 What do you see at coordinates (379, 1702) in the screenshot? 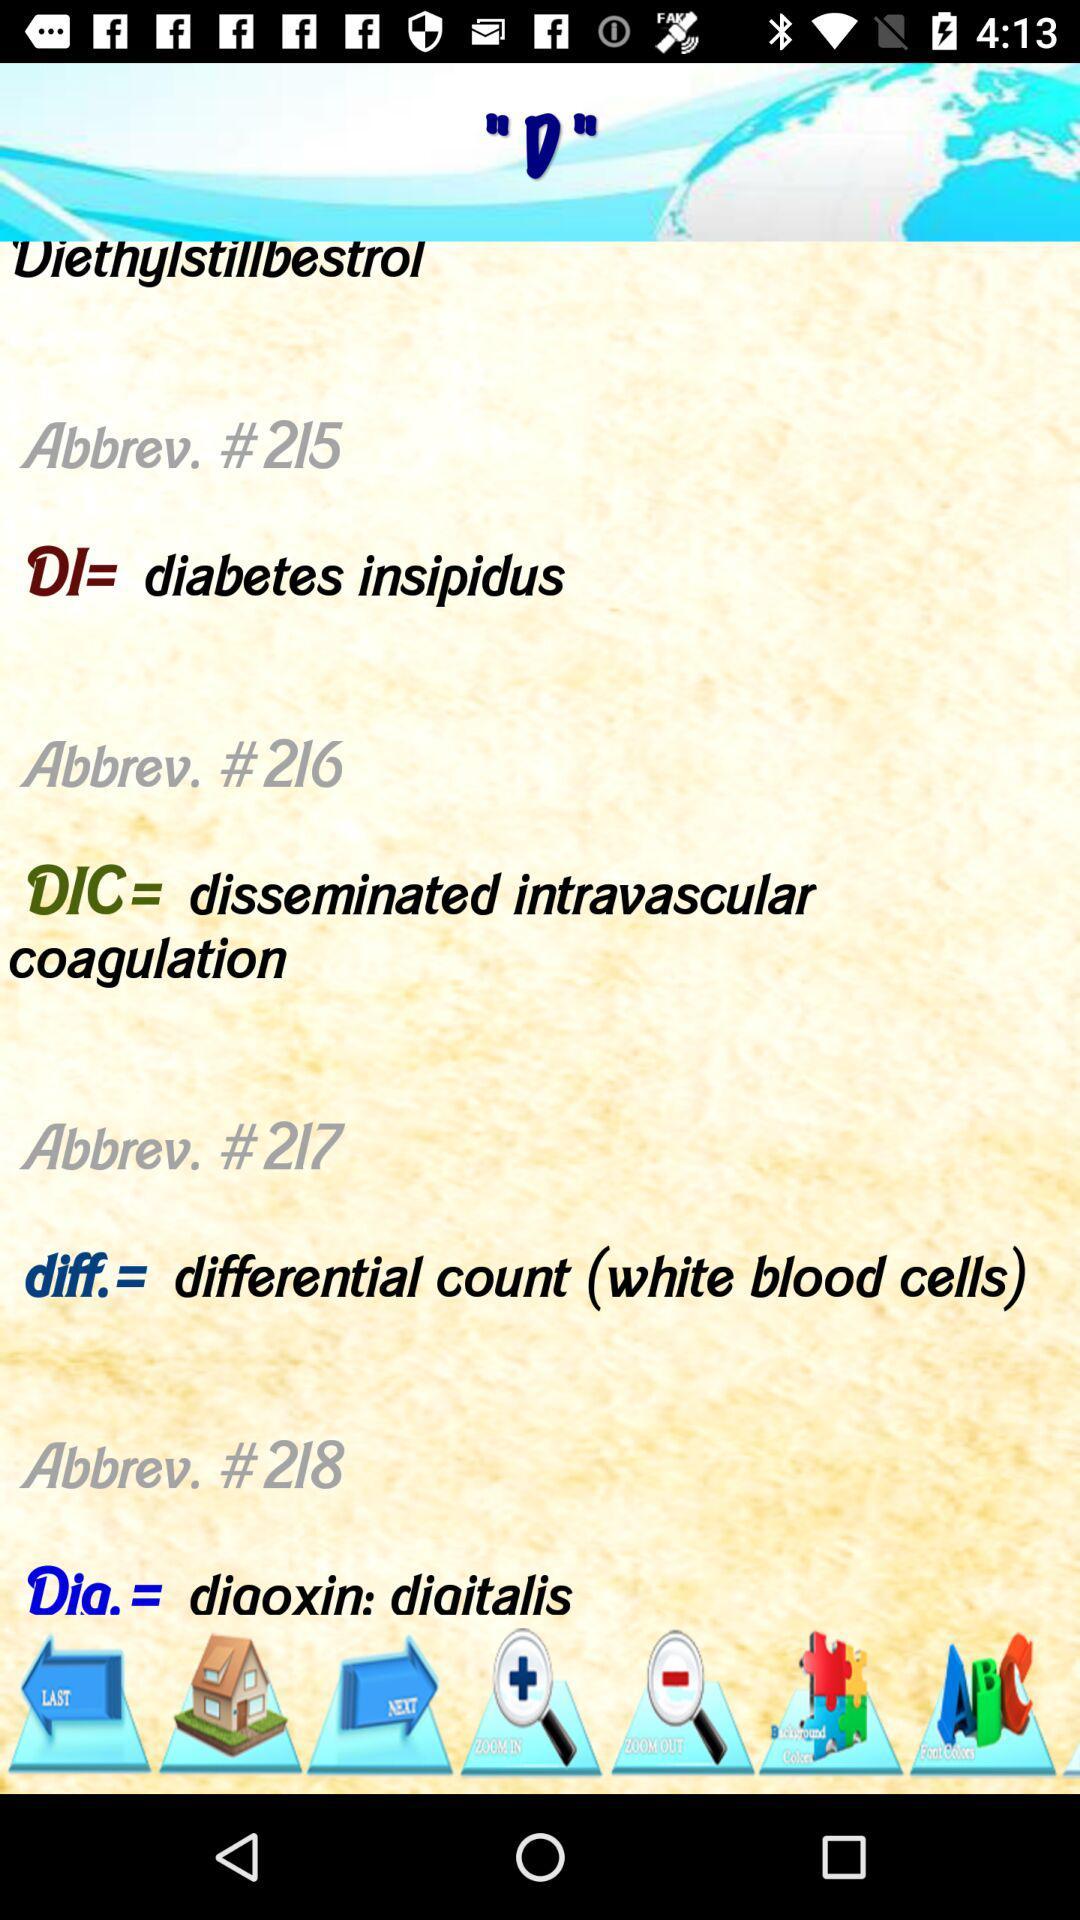
I see `go forward` at bounding box center [379, 1702].